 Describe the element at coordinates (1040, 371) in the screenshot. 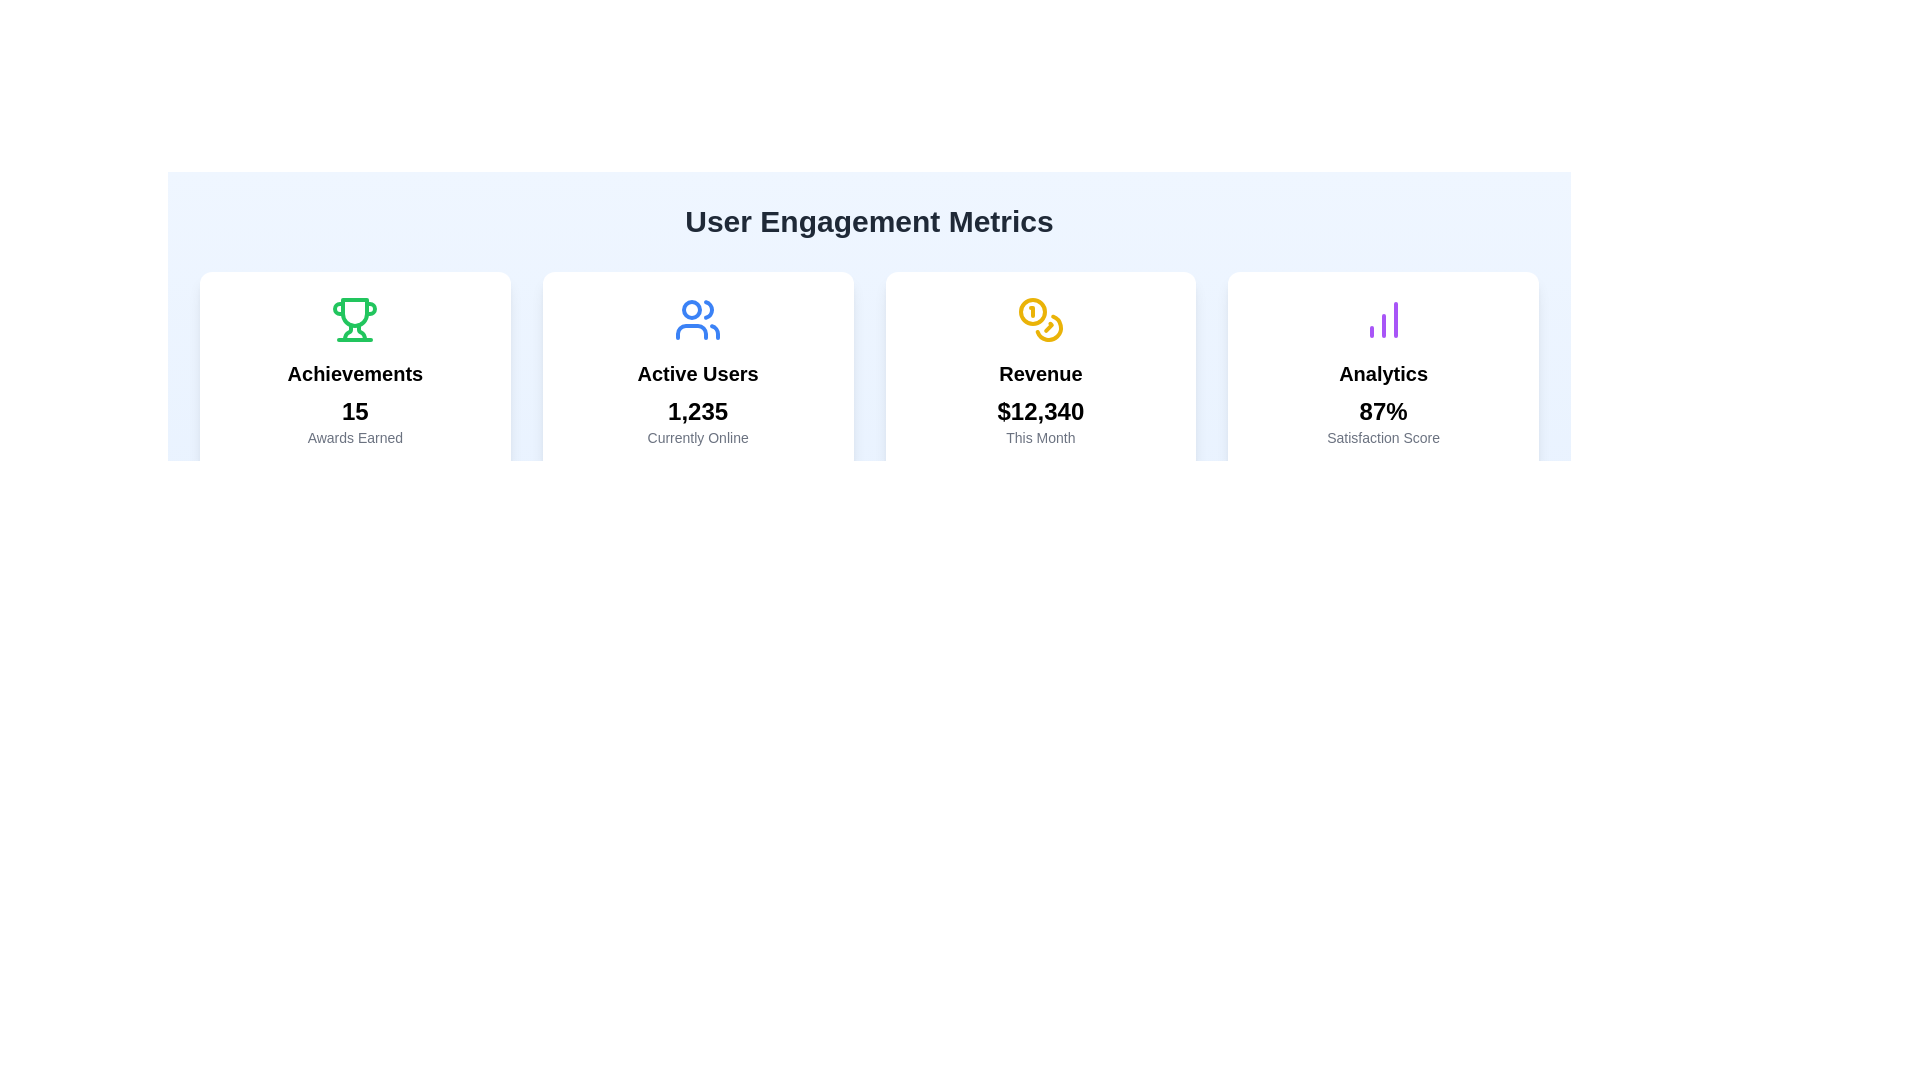

I see `the informational card displaying 'Revenue' with the monetary value '$12,340', located in the center-right of the grid layout` at that location.